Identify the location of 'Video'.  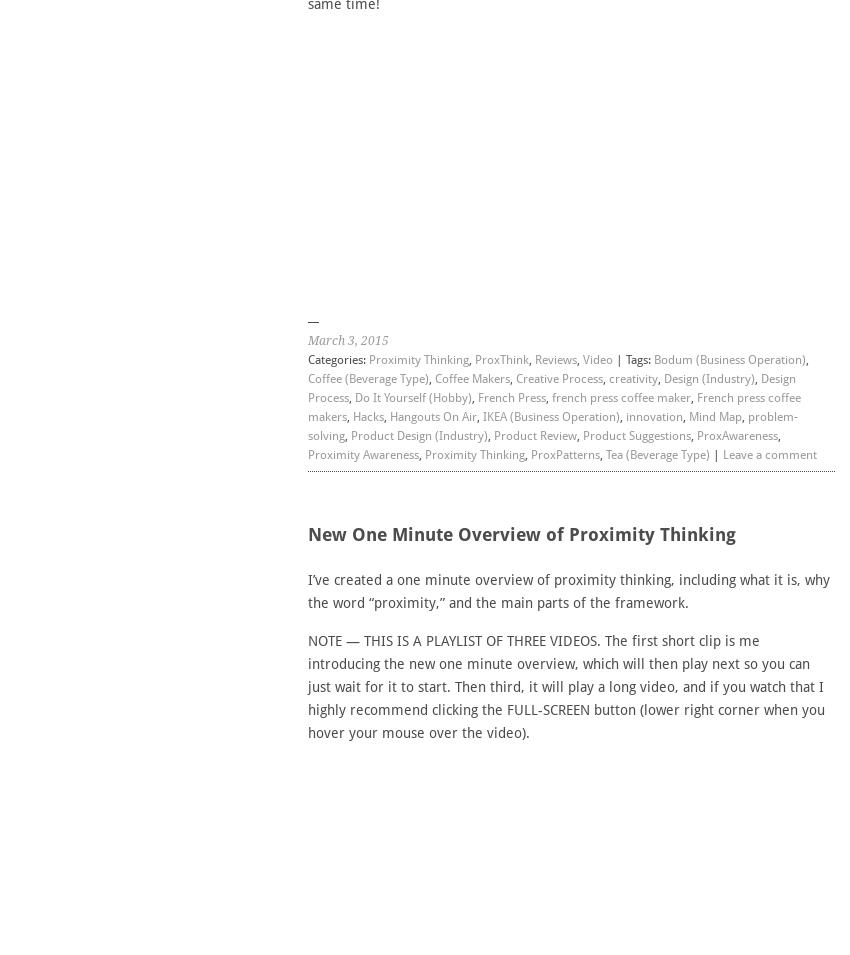
(596, 359).